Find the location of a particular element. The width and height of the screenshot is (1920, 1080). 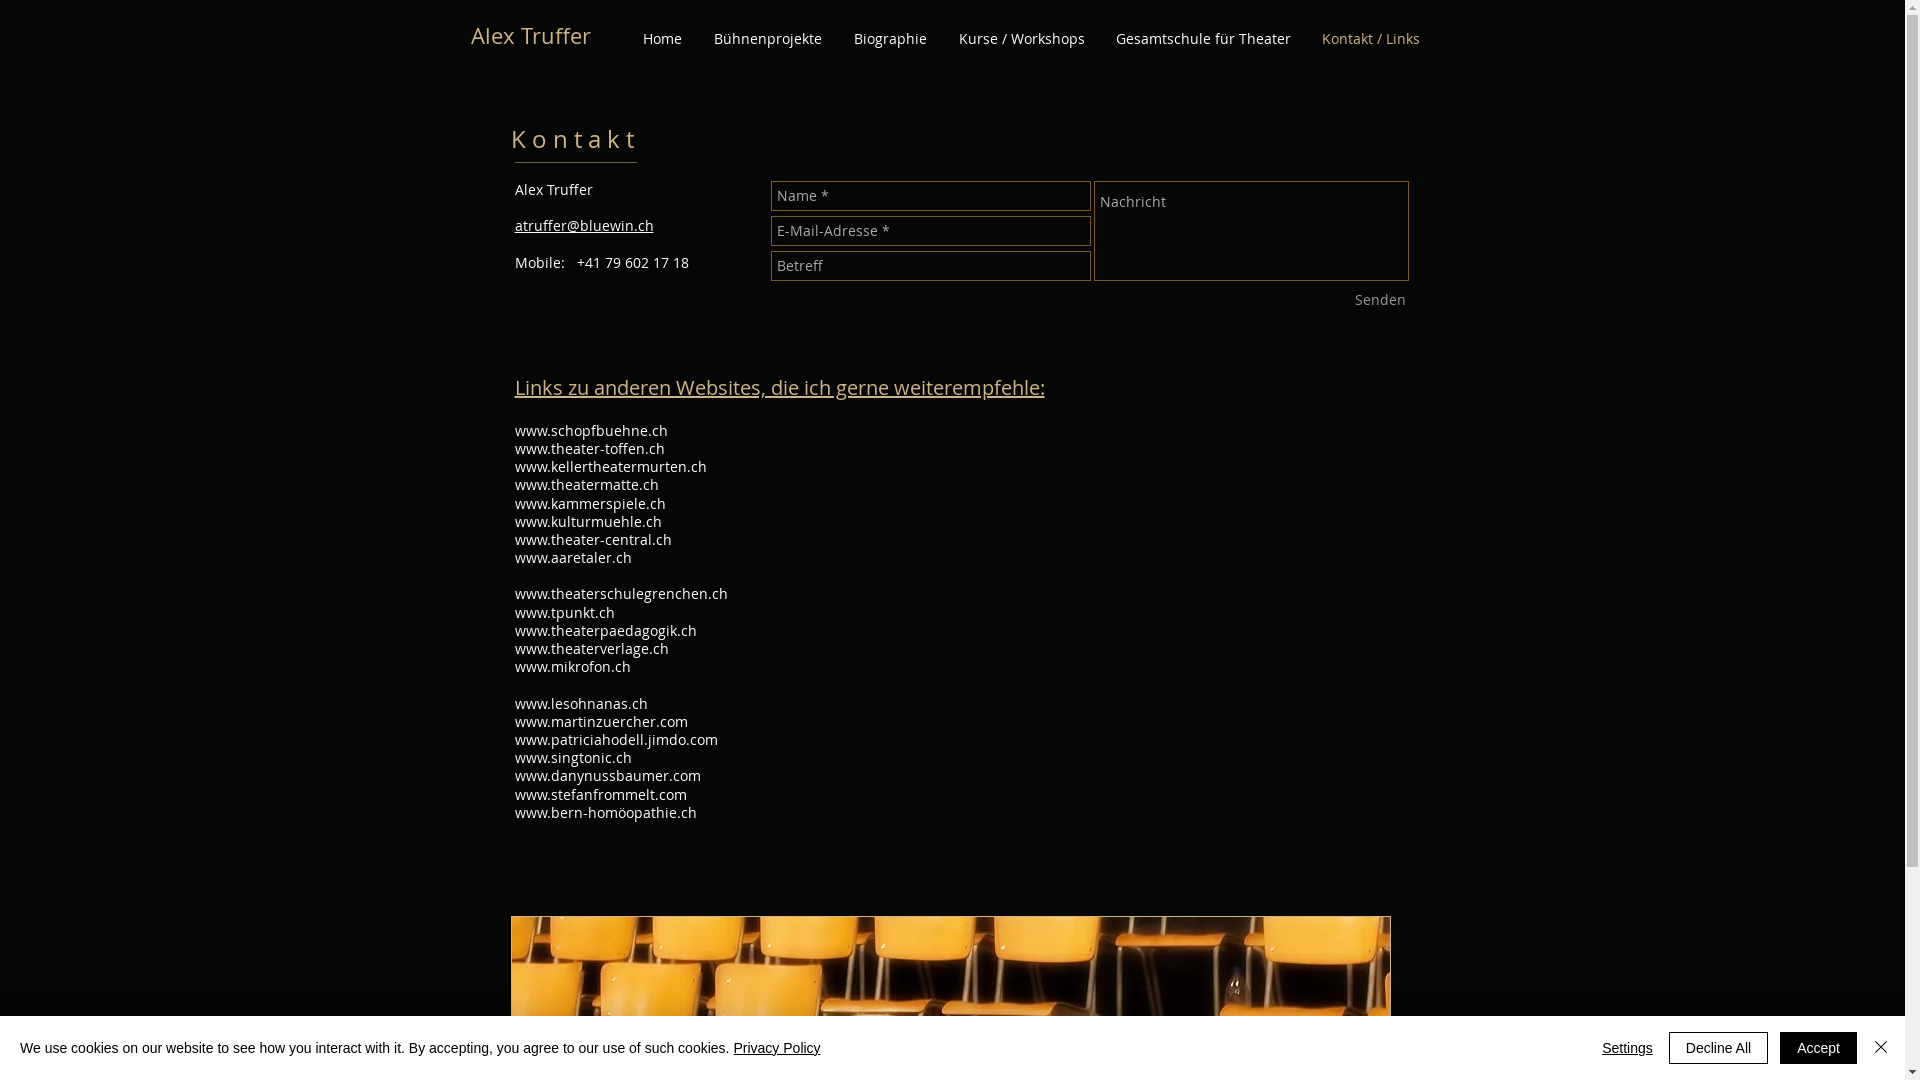

'www.schopfbuehne.ch' is located at coordinates (589, 429).